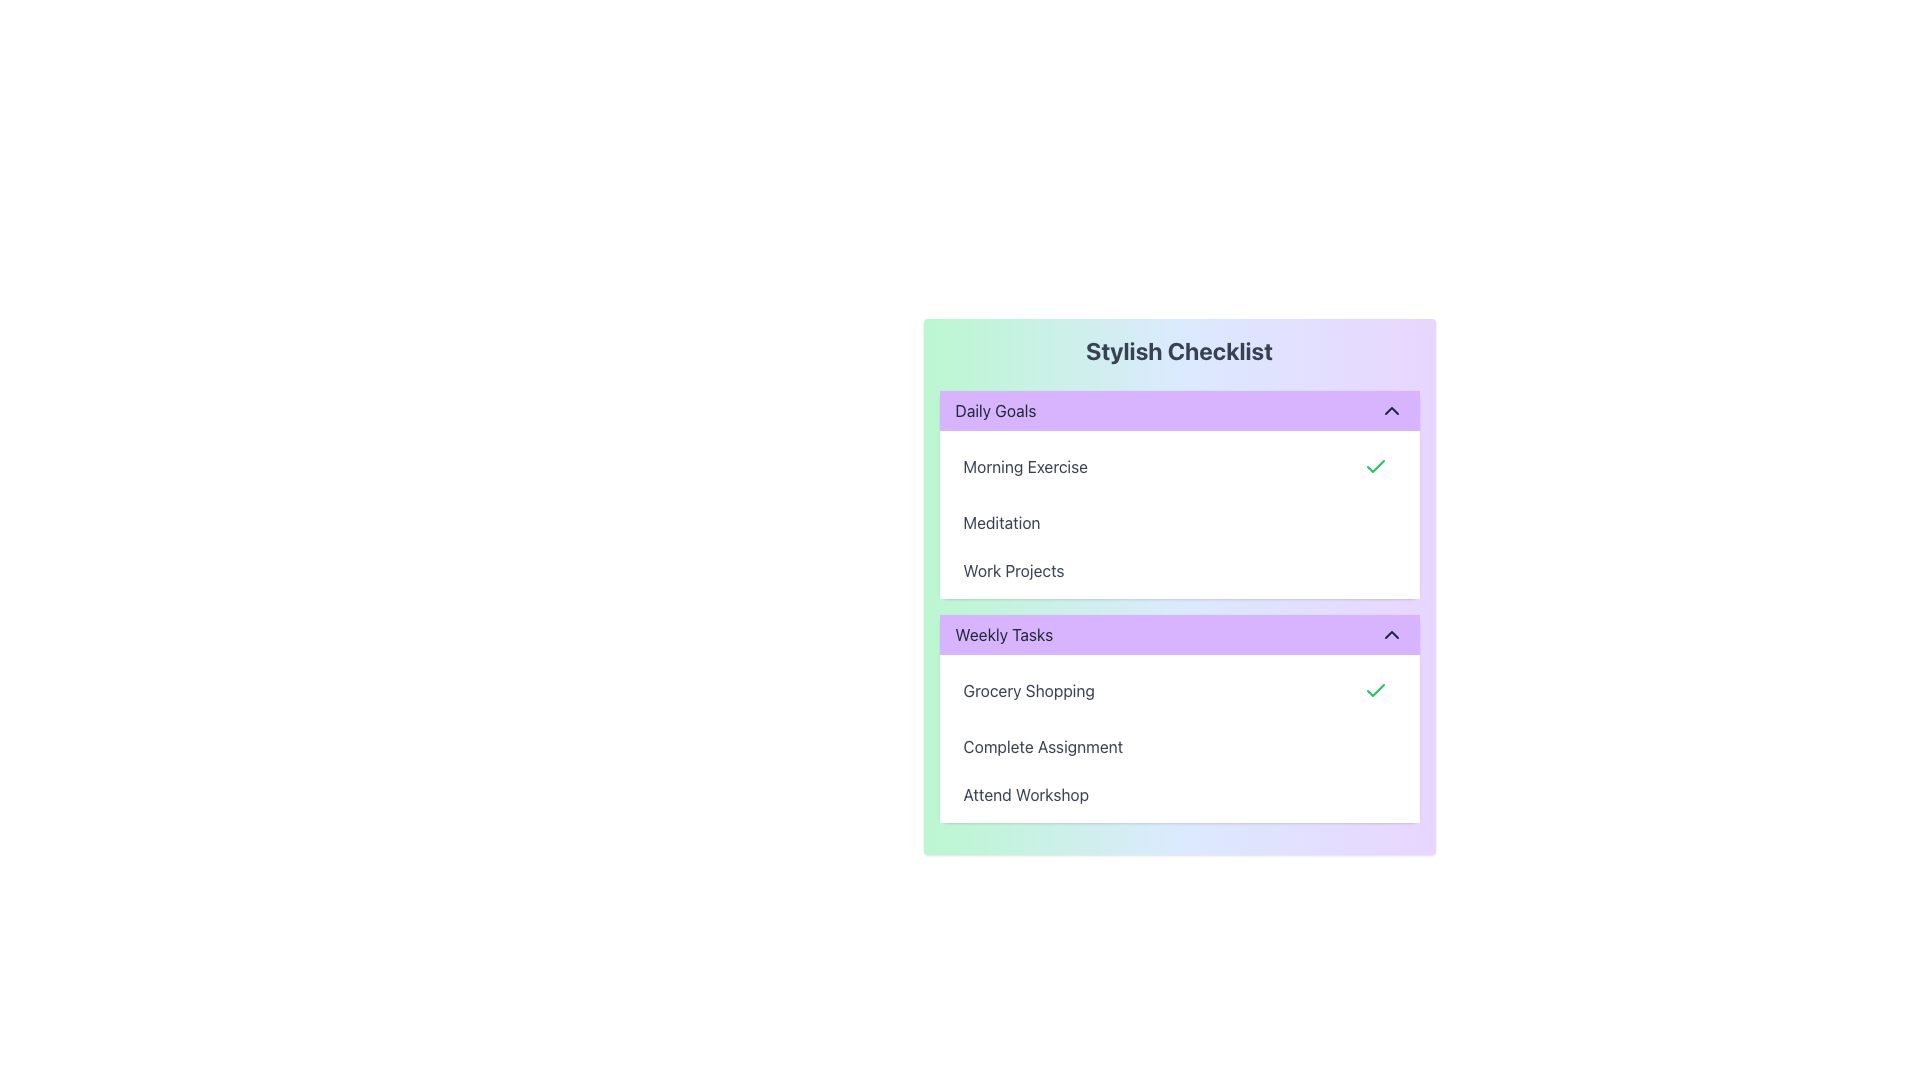  What do you see at coordinates (1179, 466) in the screenshot?
I see `the 'Morning Exercise' checklist item row, which is the first item in the 'Daily Goals' section` at bounding box center [1179, 466].